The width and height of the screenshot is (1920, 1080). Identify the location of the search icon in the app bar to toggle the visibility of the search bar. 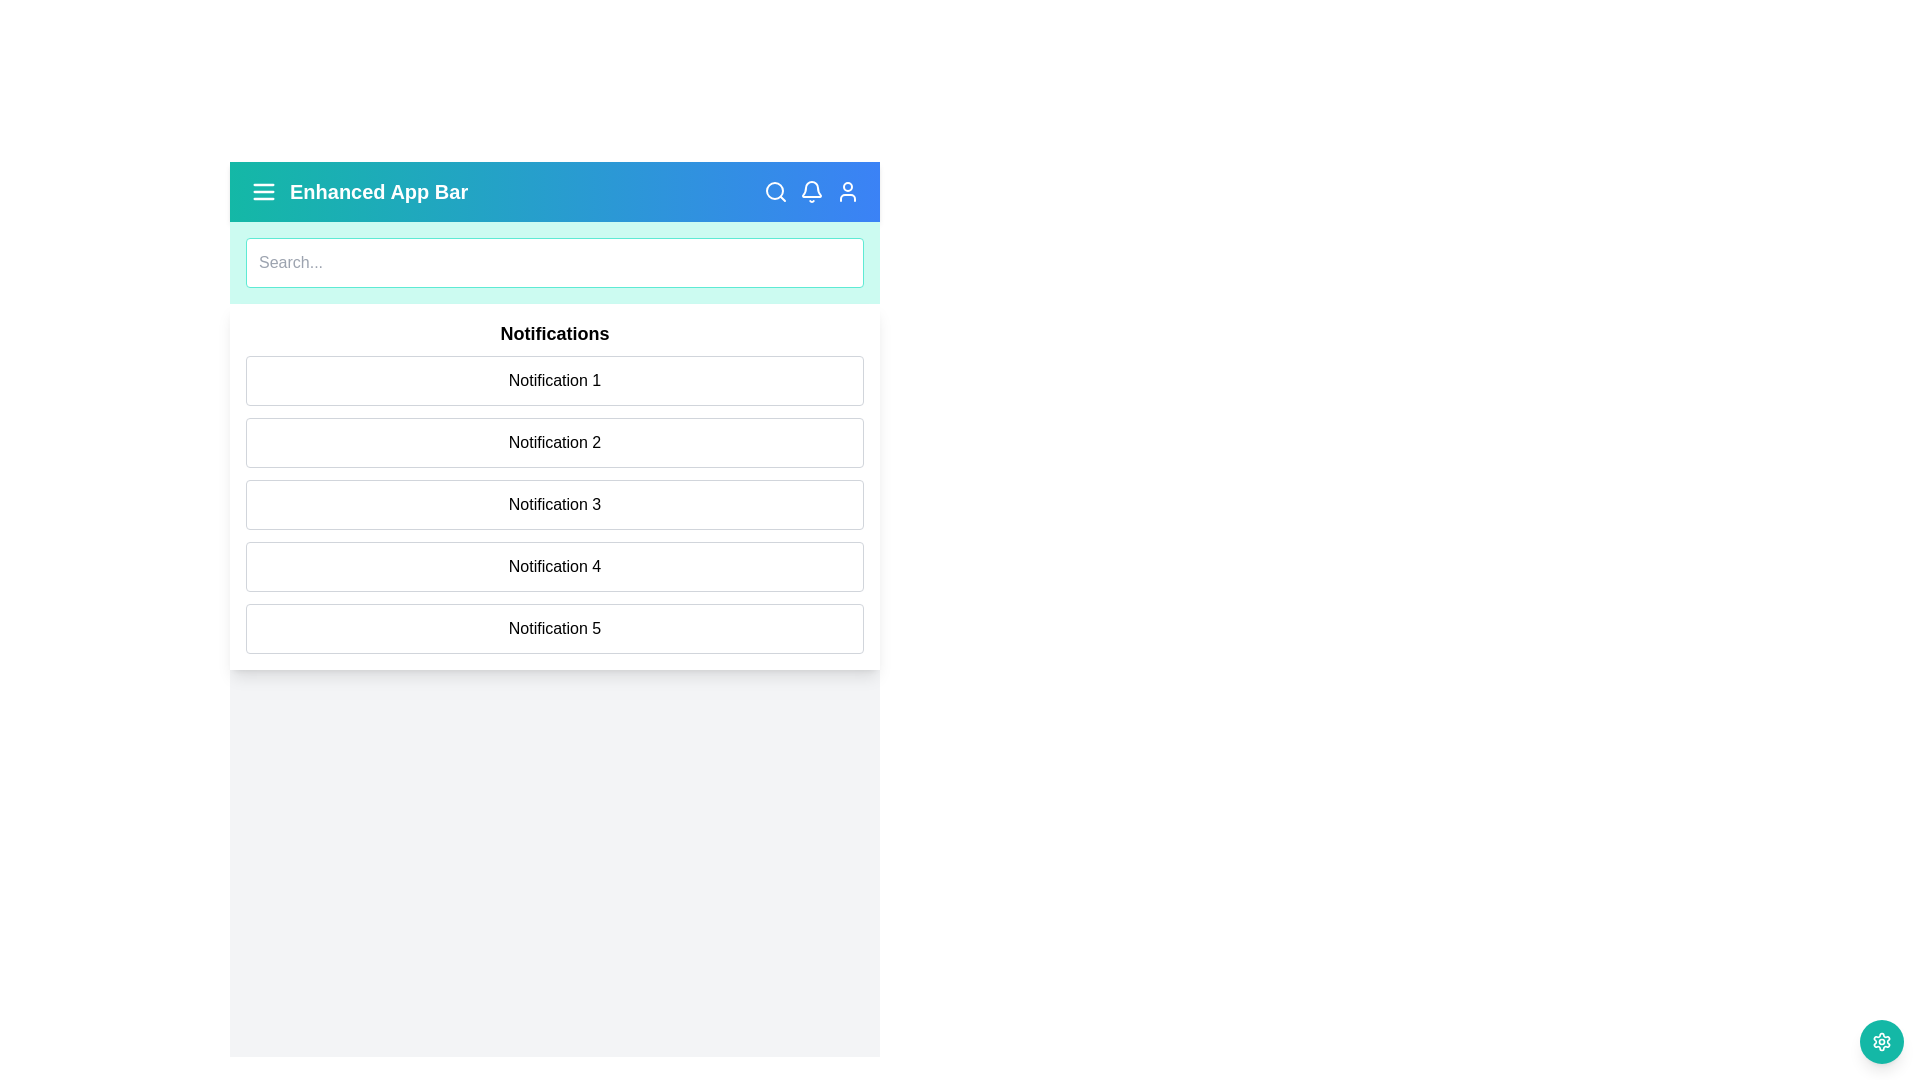
(775, 192).